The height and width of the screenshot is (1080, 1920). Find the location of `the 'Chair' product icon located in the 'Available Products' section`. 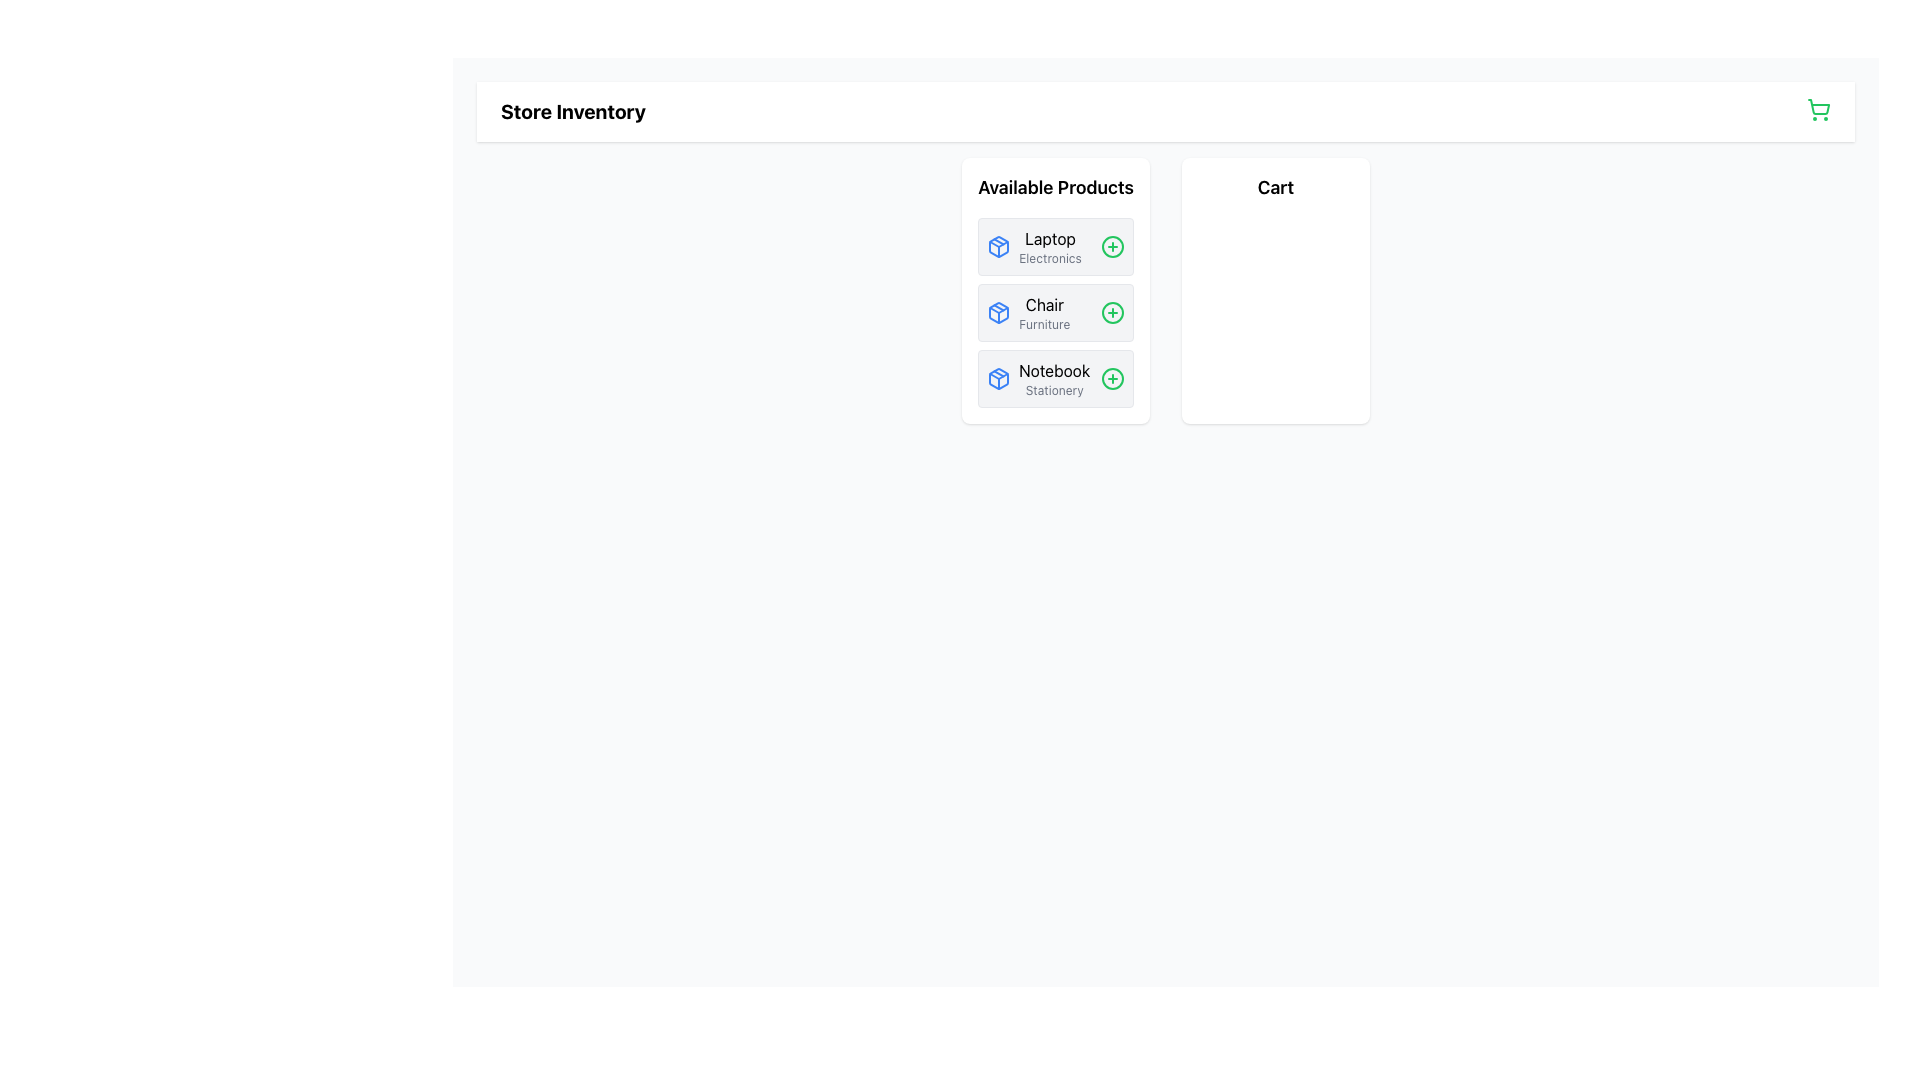

the 'Chair' product icon located in the 'Available Products' section is located at coordinates (999, 312).